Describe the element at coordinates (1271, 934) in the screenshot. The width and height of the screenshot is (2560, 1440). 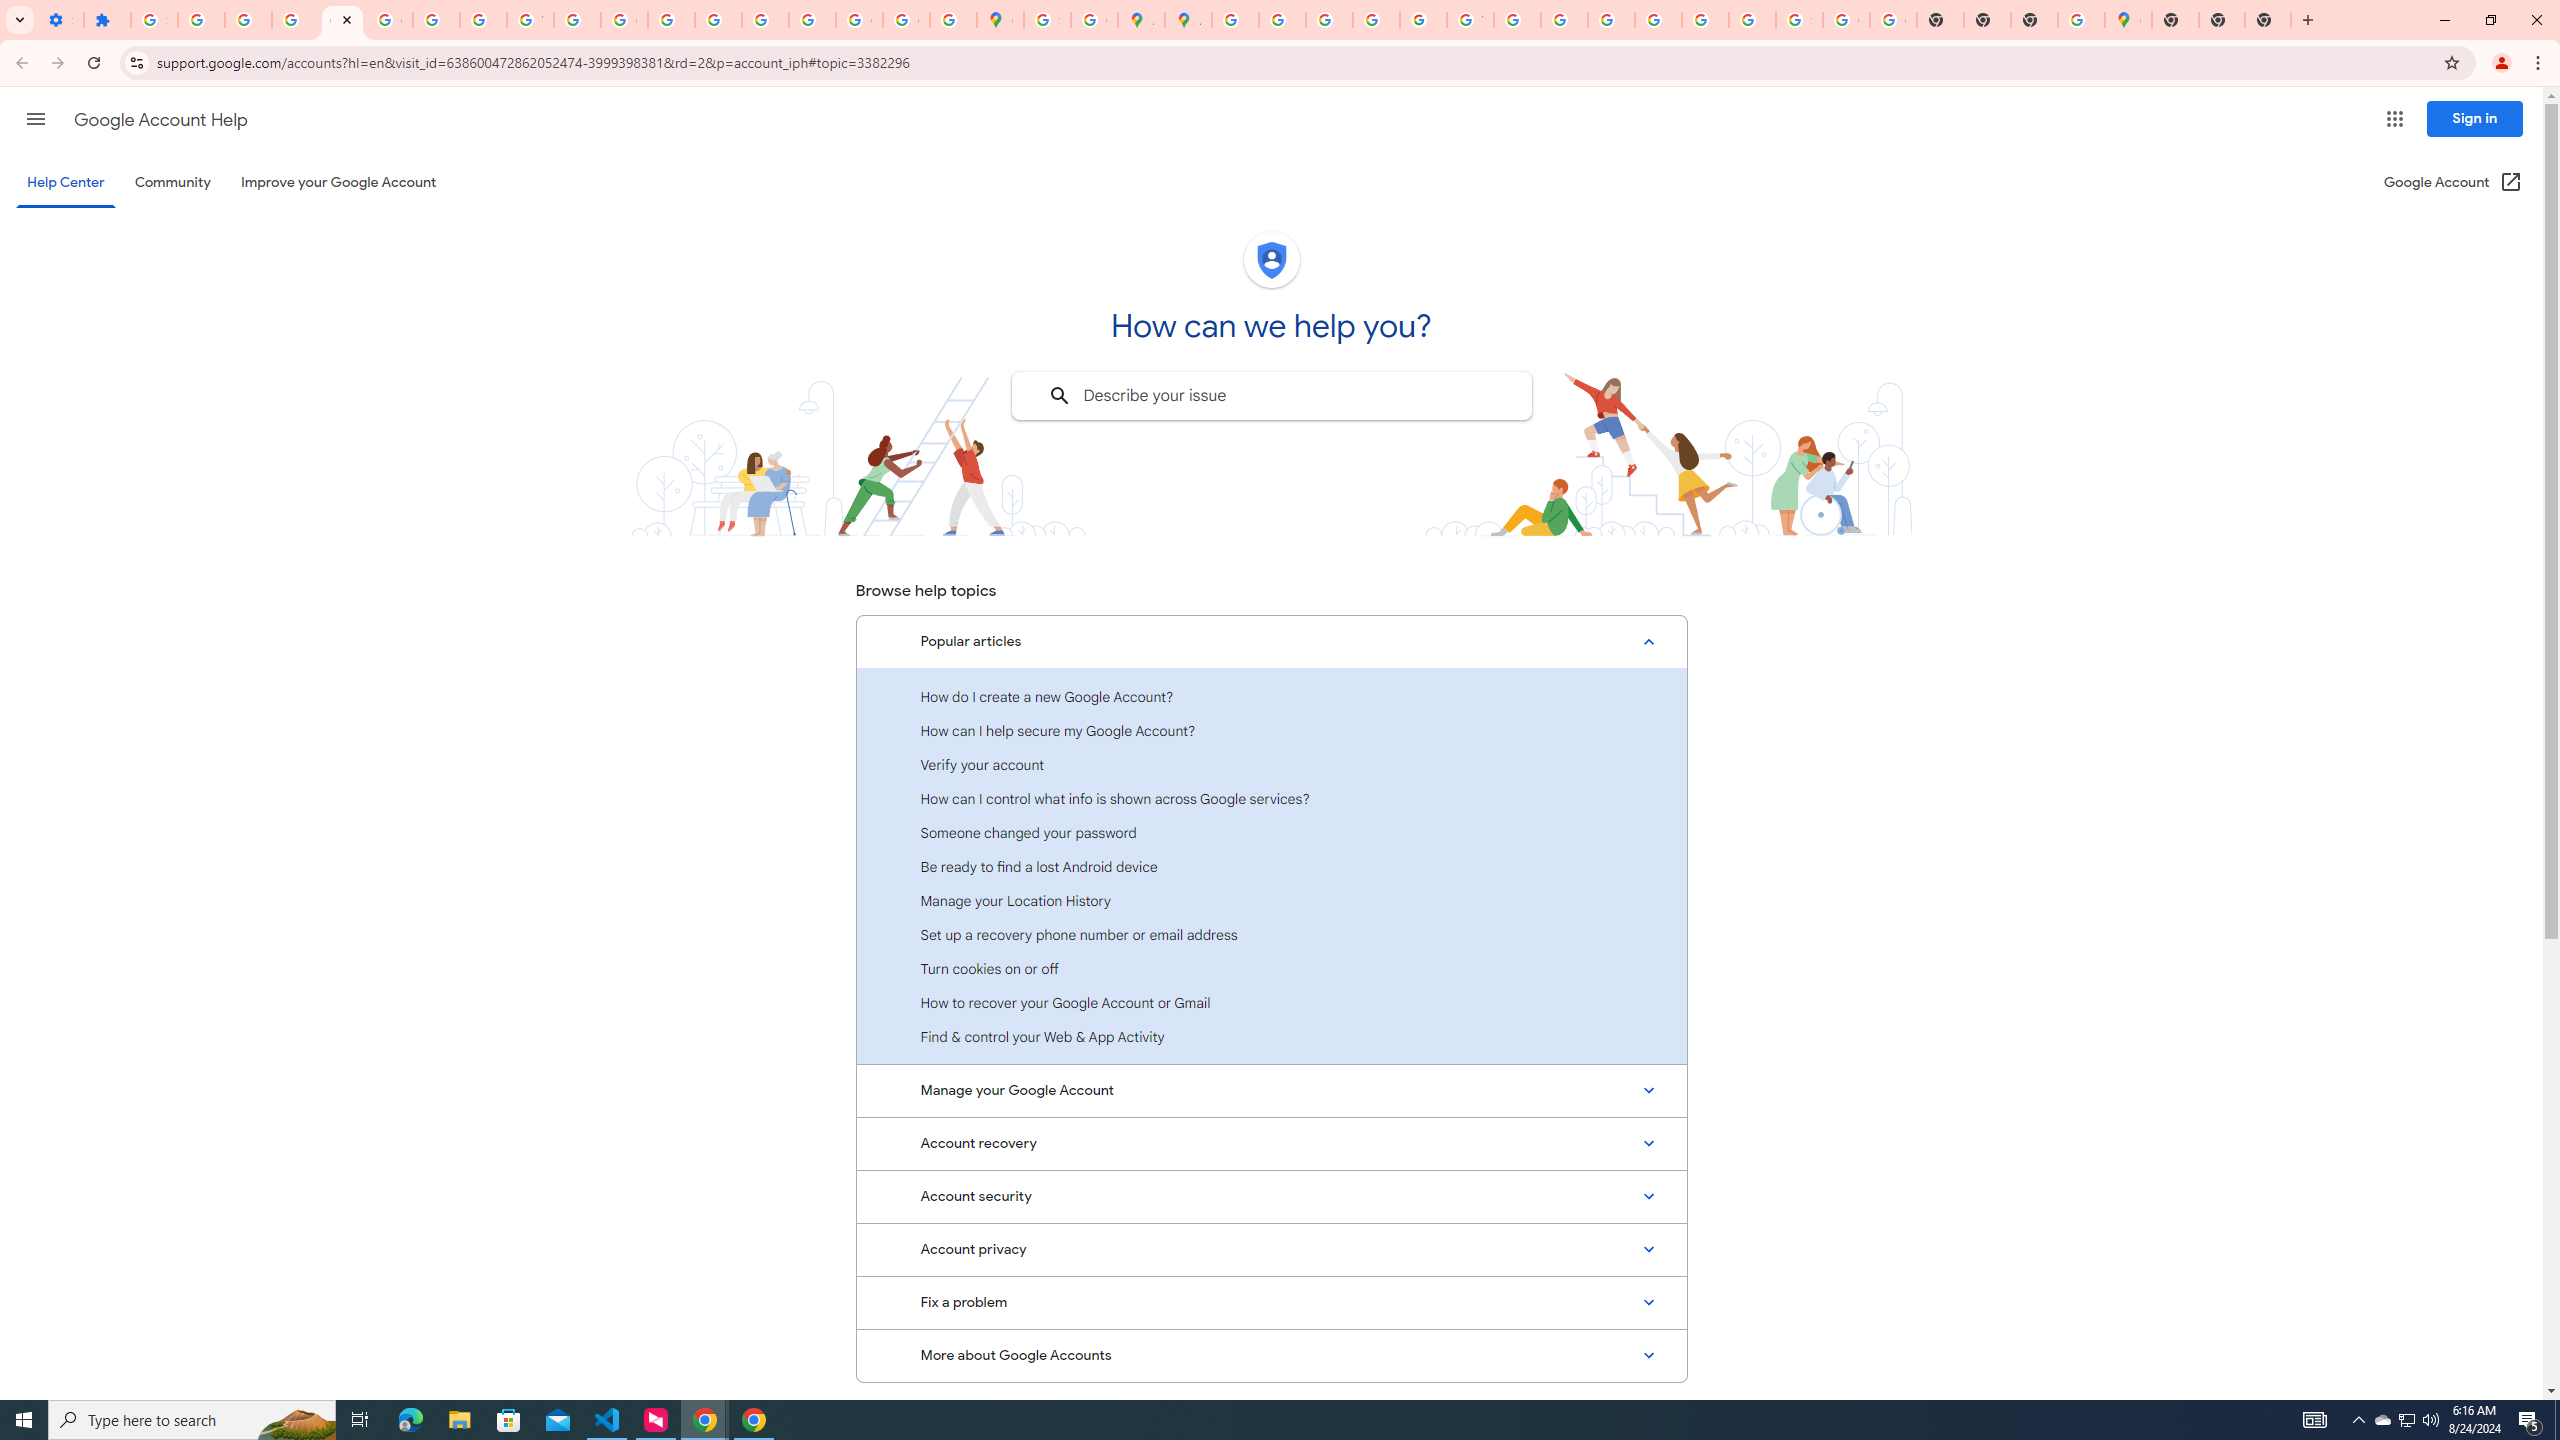
I see `'Set up a recovery phone number or email address'` at that location.